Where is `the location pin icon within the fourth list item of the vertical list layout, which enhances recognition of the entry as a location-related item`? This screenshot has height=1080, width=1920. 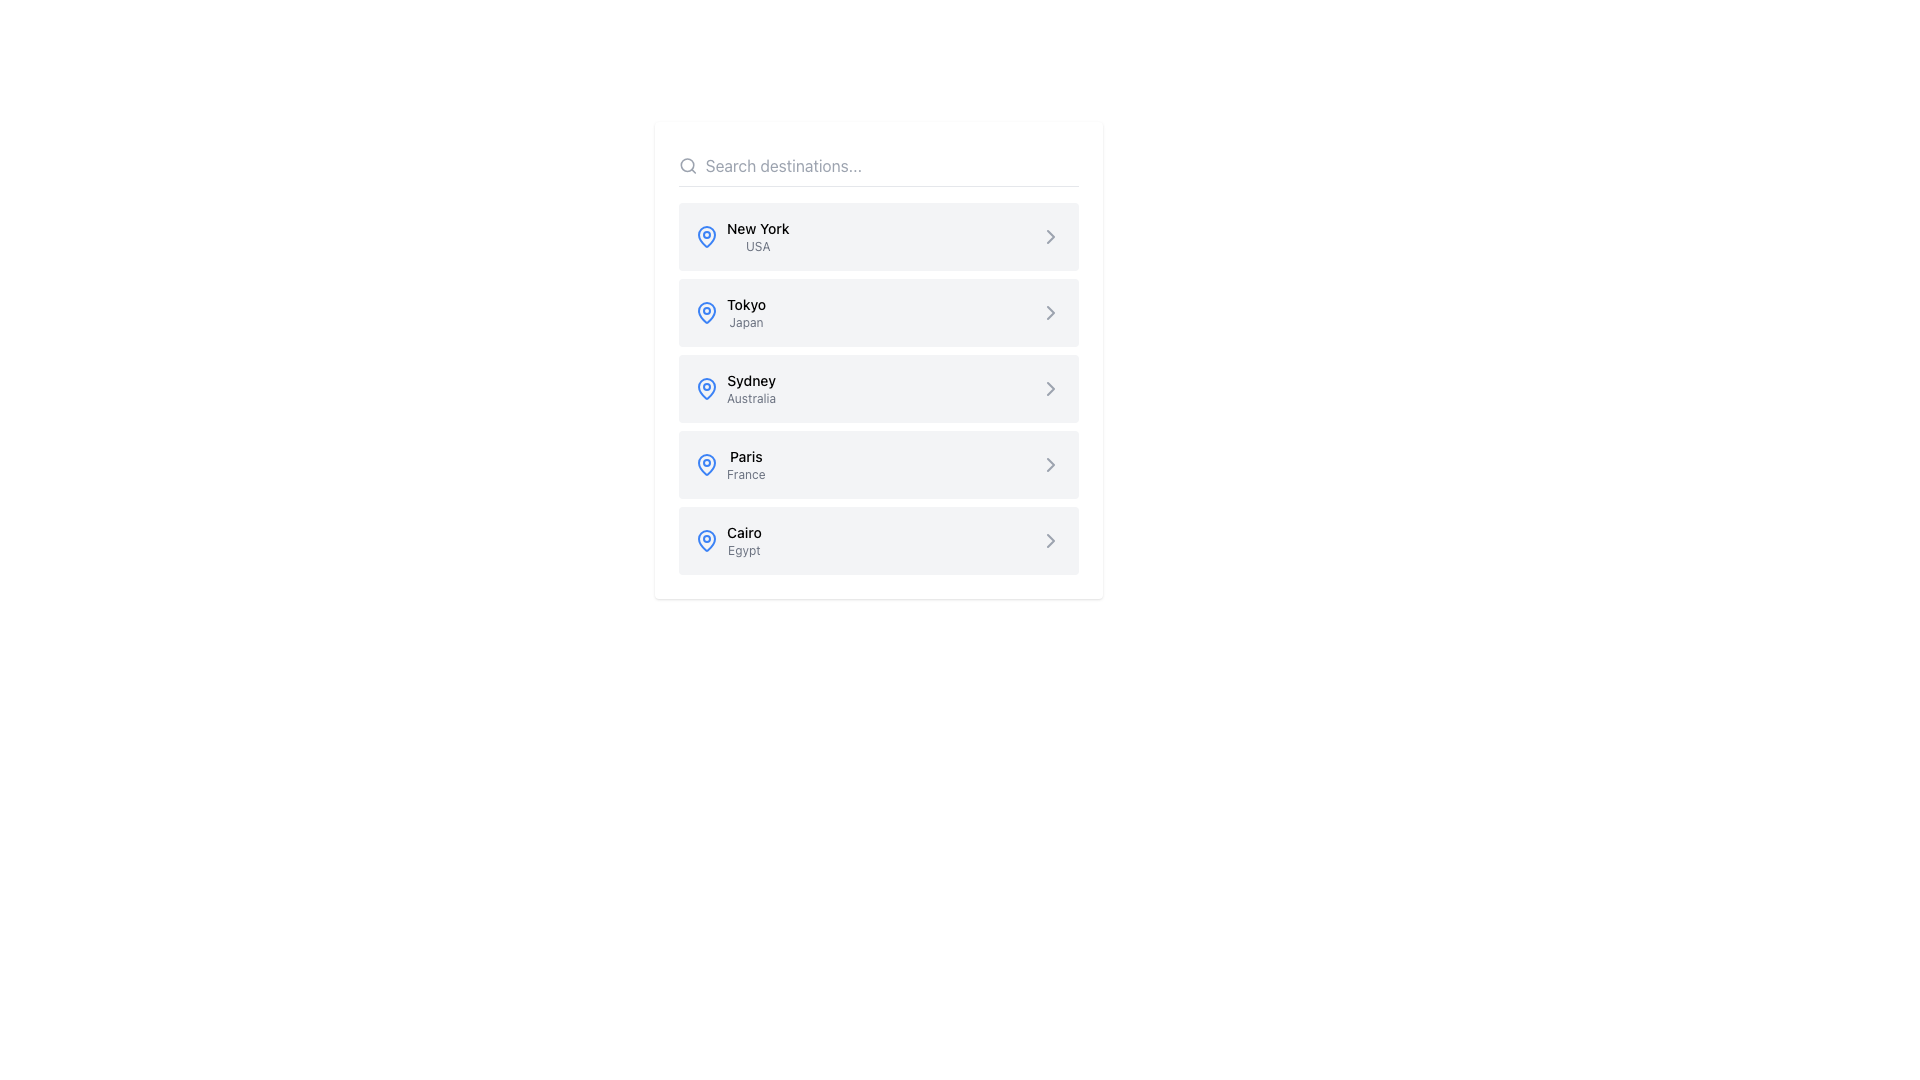
the location pin icon within the fourth list item of the vertical list layout, which enhances recognition of the entry as a location-related item is located at coordinates (706, 463).